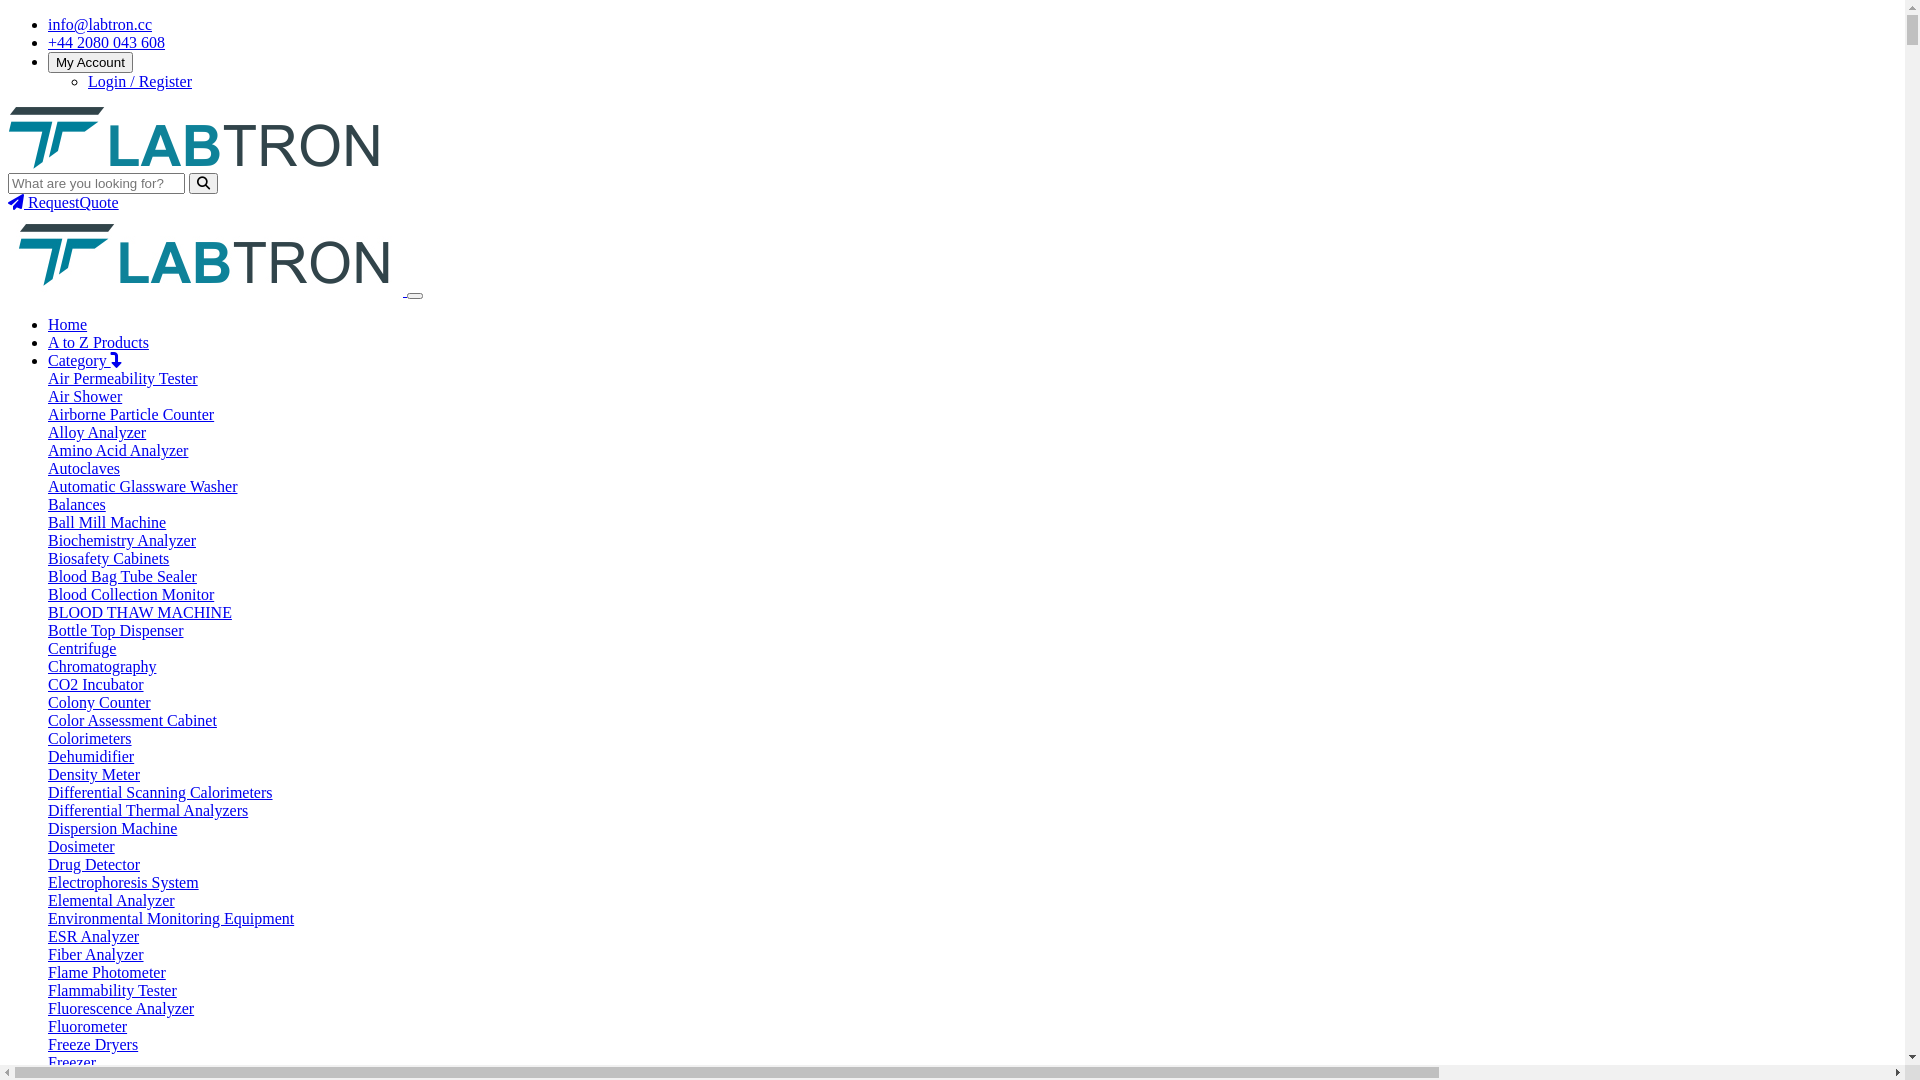  Describe the element at coordinates (98, 701) in the screenshot. I see `'Colony Counter'` at that location.